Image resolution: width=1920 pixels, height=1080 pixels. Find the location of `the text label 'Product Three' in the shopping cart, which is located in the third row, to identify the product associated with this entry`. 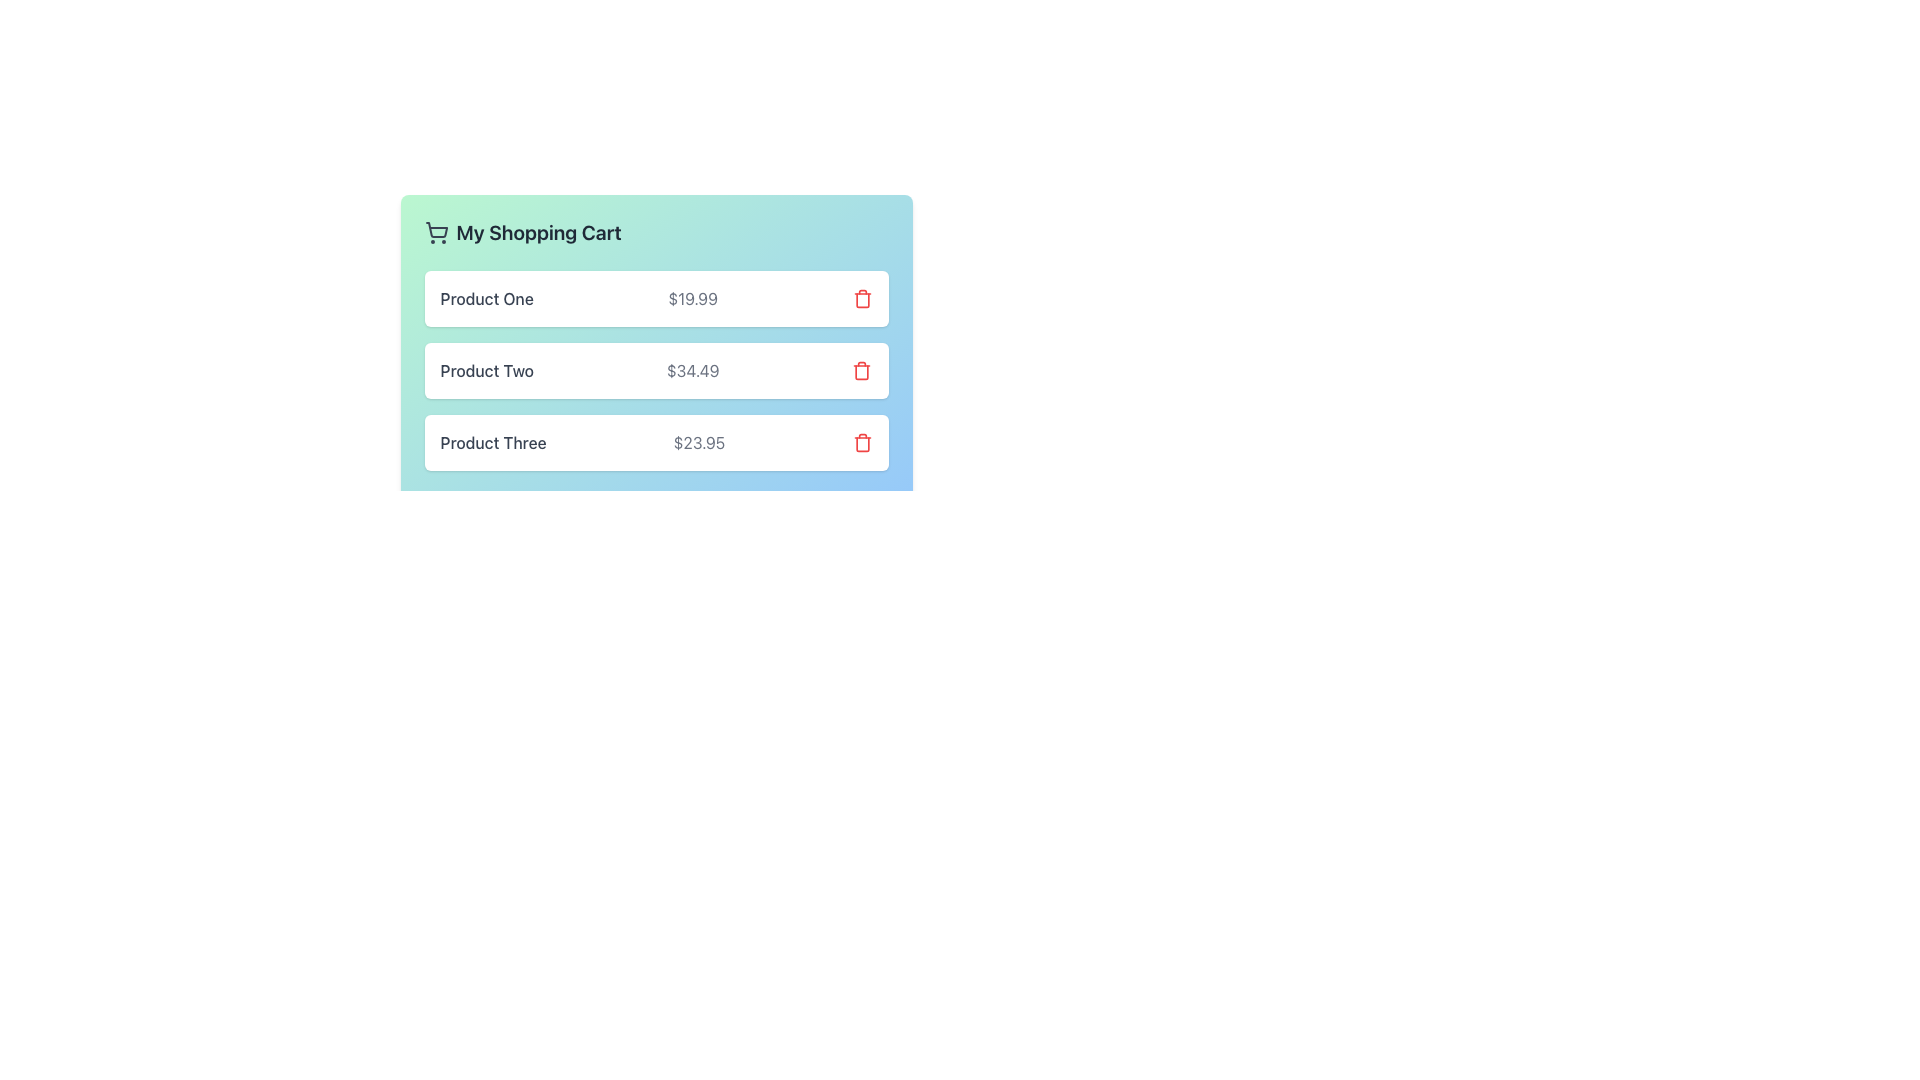

the text label 'Product Three' in the shopping cart, which is located in the third row, to identify the product associated with this entry is located at coordinates (493, 442).